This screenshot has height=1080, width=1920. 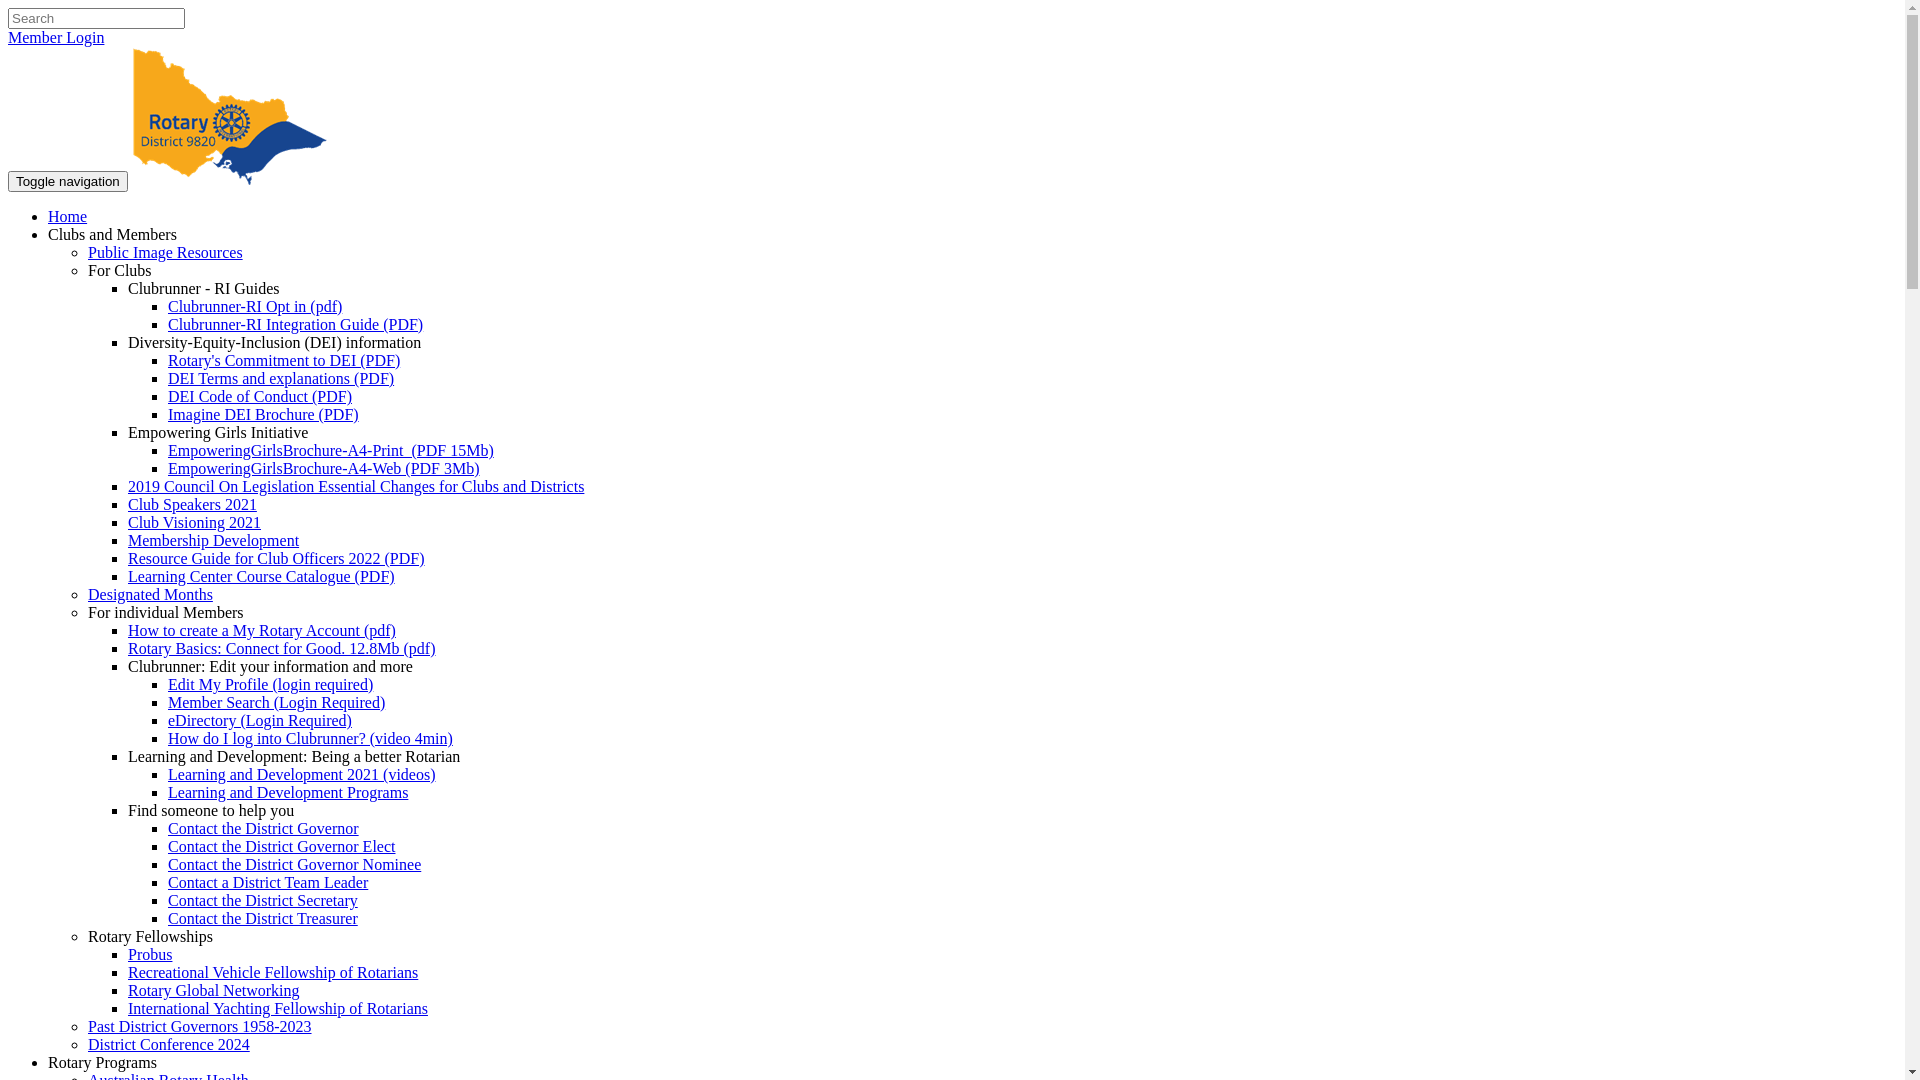 What do you see at coordinates (260, 576) in the screenshot?
I see `'Learning Center Course Catalogue (PDF)'` at bounding box center [260, 576].